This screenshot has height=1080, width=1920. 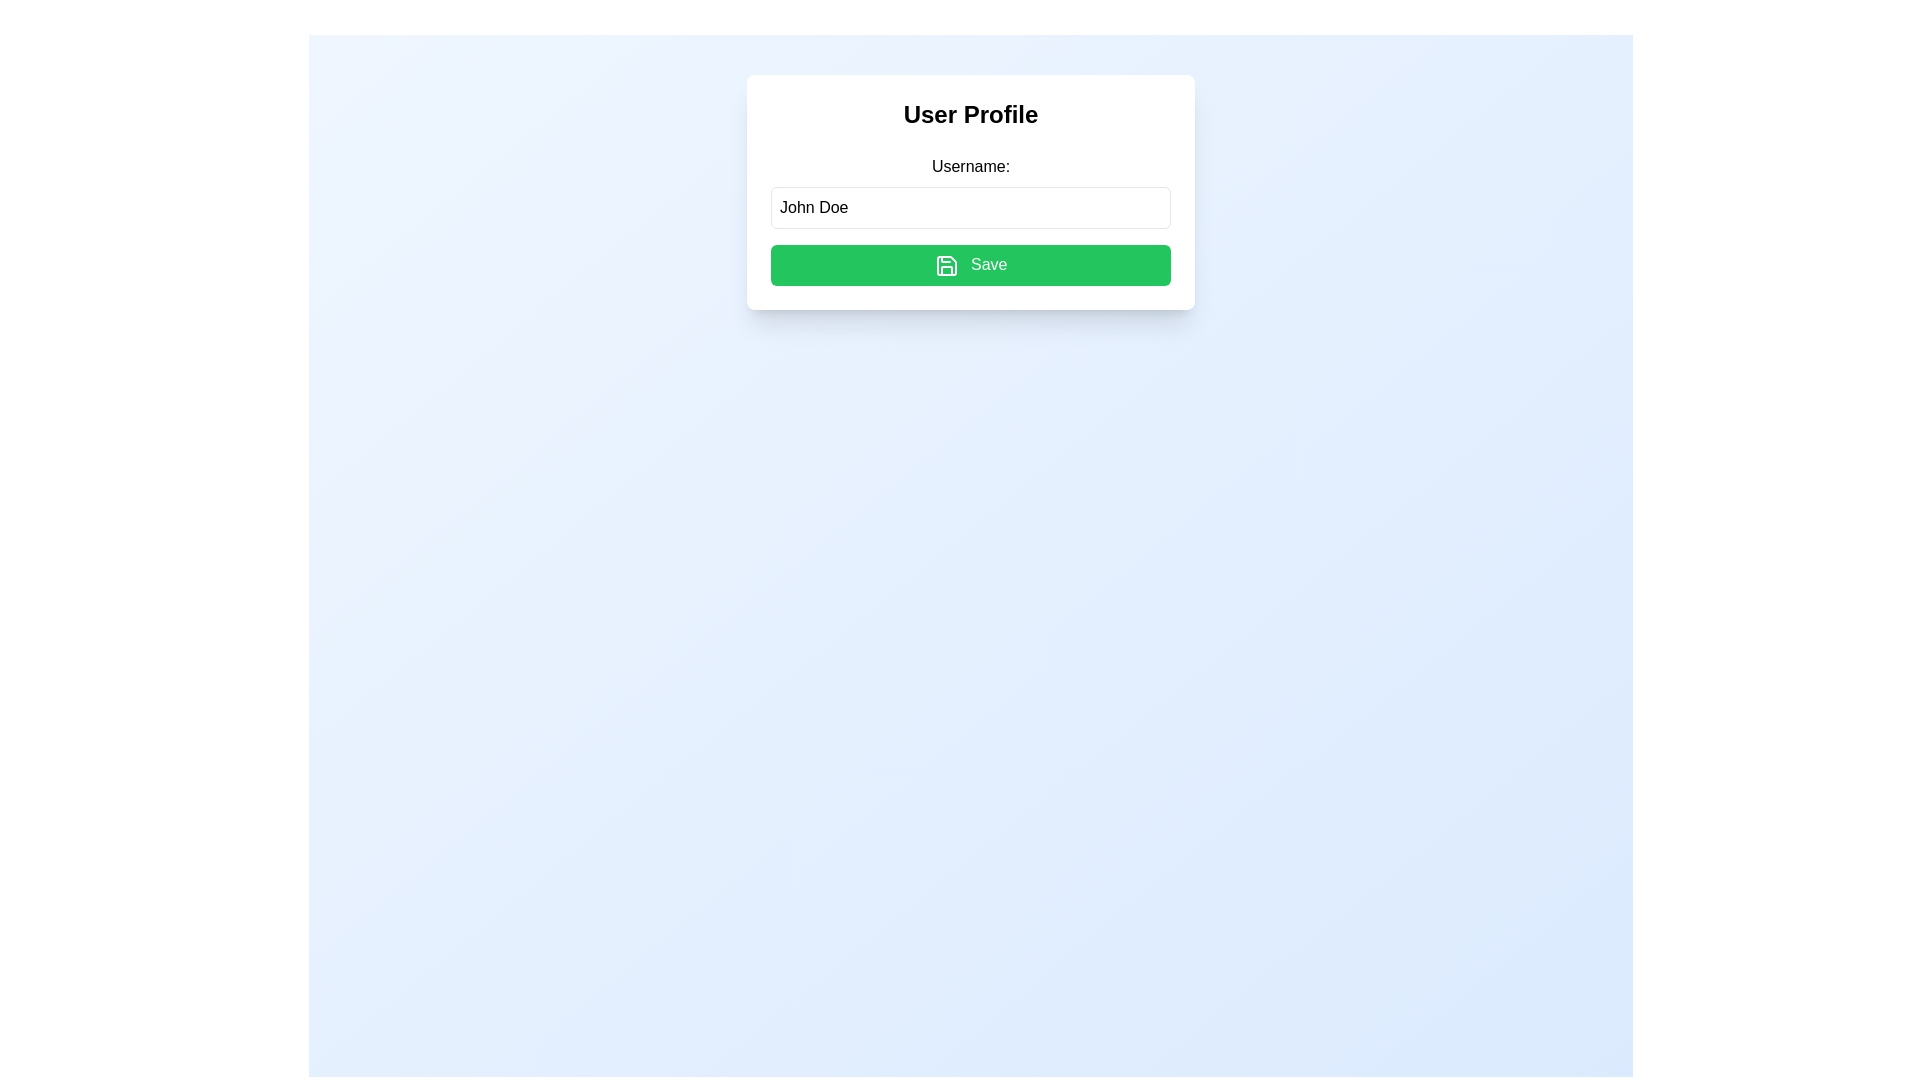 I want to click on the text label displaying 'Username:' located at the top section of the 'User Profile' card interface, so click(x=970, y=165).